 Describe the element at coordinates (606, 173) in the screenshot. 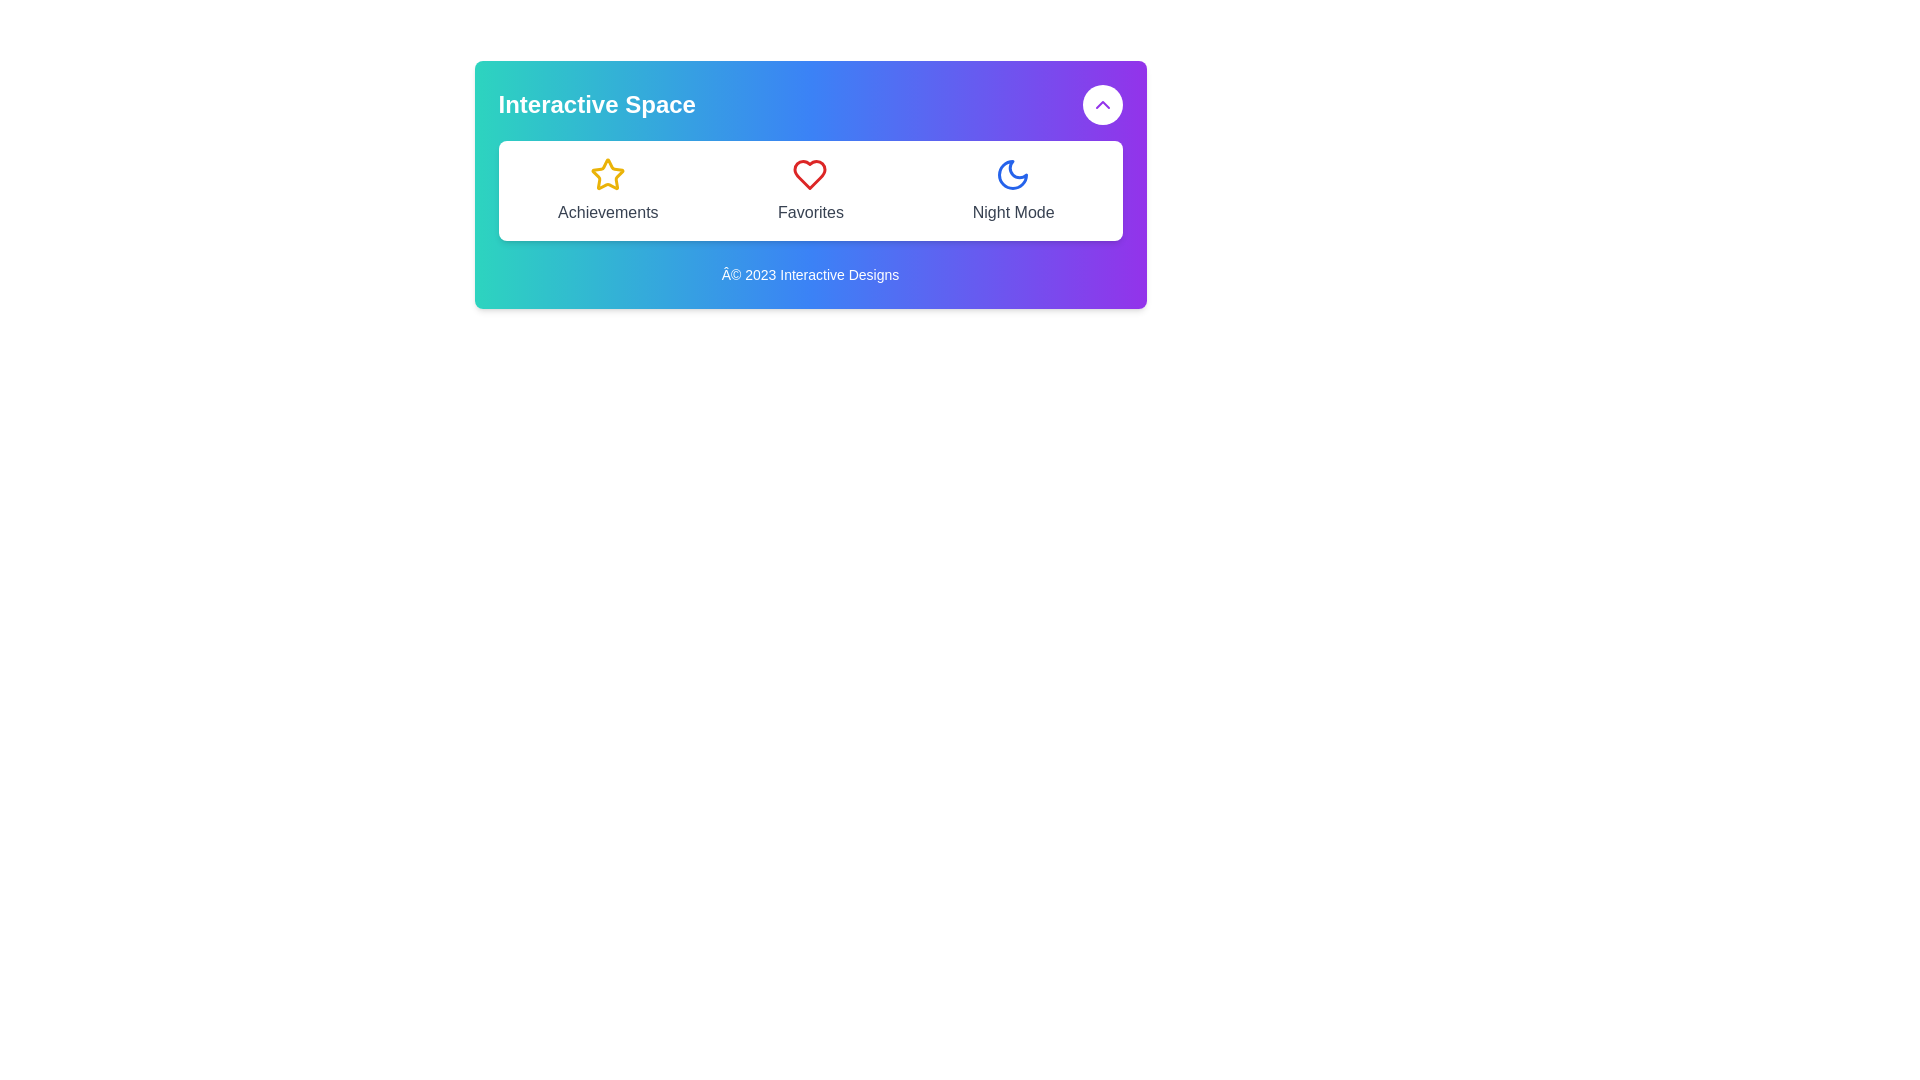

I see `the achievement icon located in the 'Achievements' section, which is positioned to the leftmost of the horizontal row that includes 'Favorites' and 'Night Mode', above the textual label 'Achievements'` at that location.